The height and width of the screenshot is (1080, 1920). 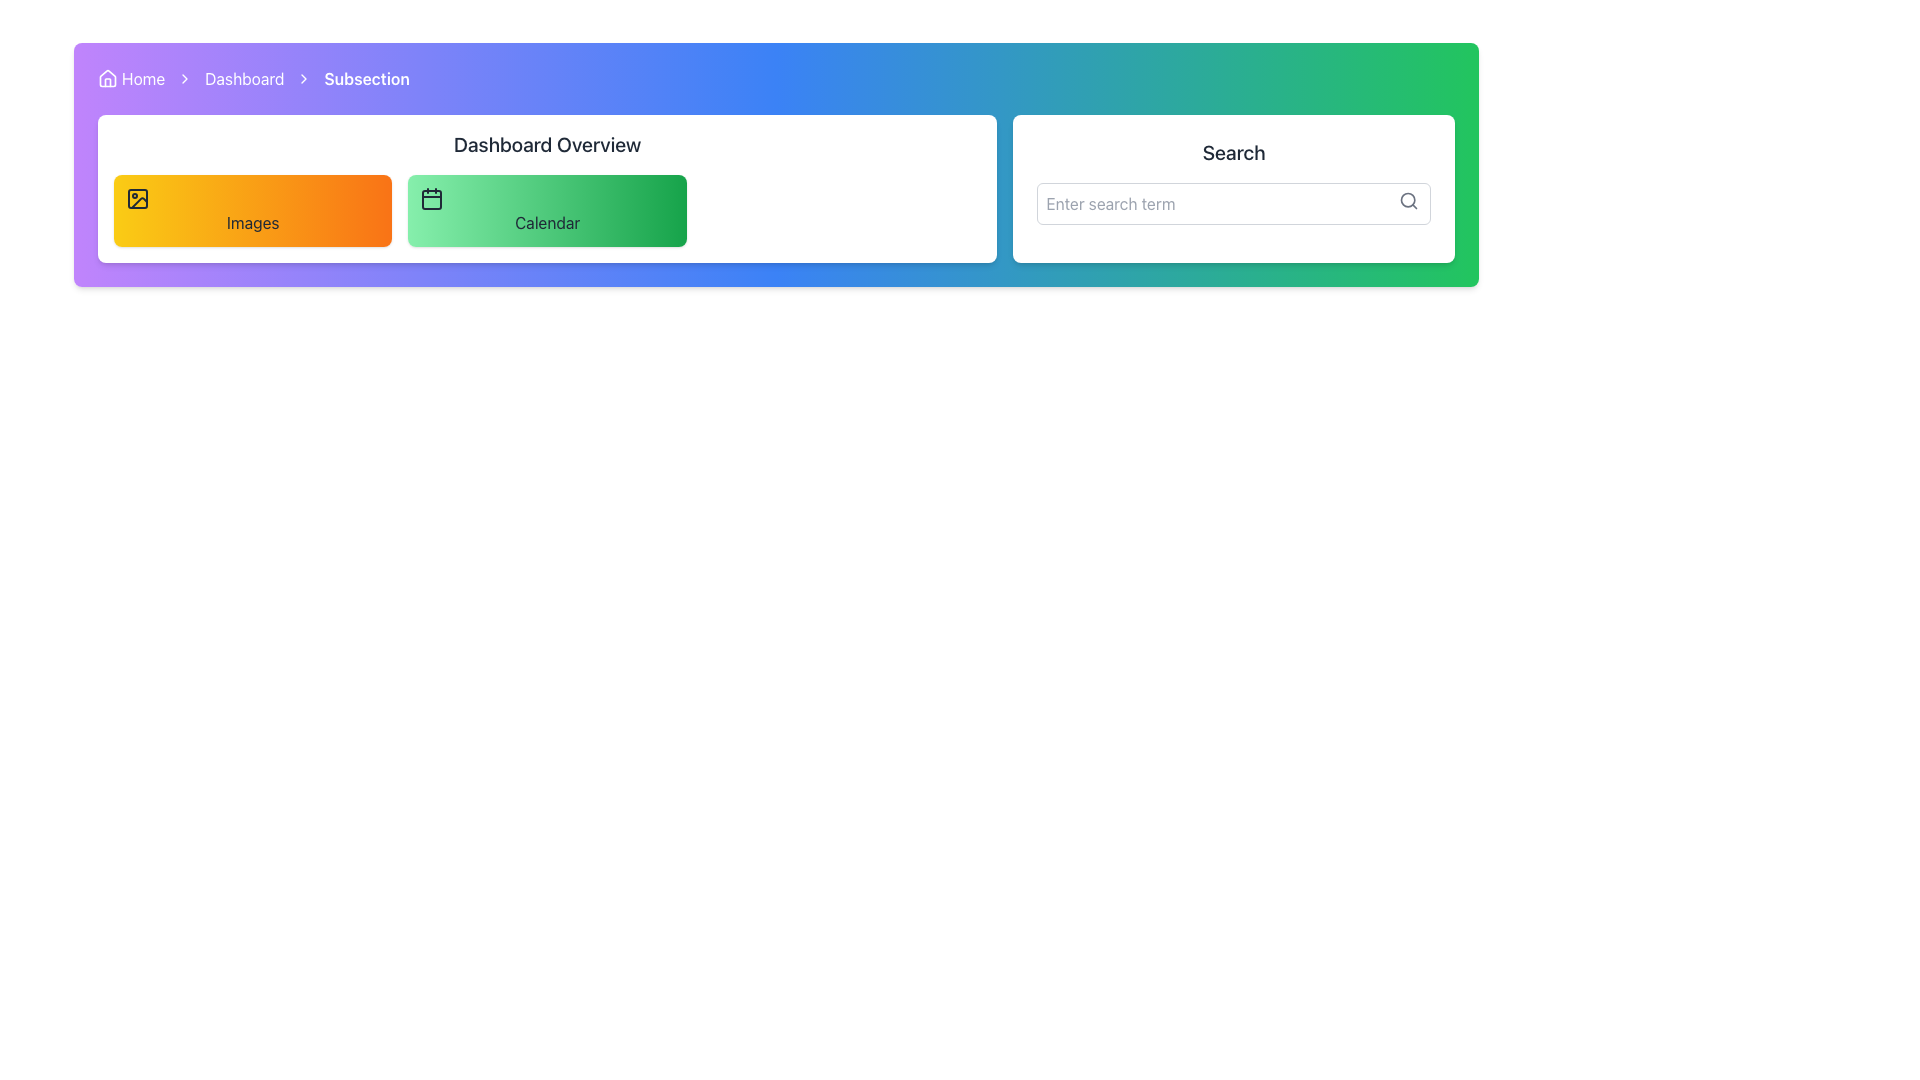 I want to click on the house icon located at the beginning of the breadcrumb navigation bar, so click(x=107, y=77).